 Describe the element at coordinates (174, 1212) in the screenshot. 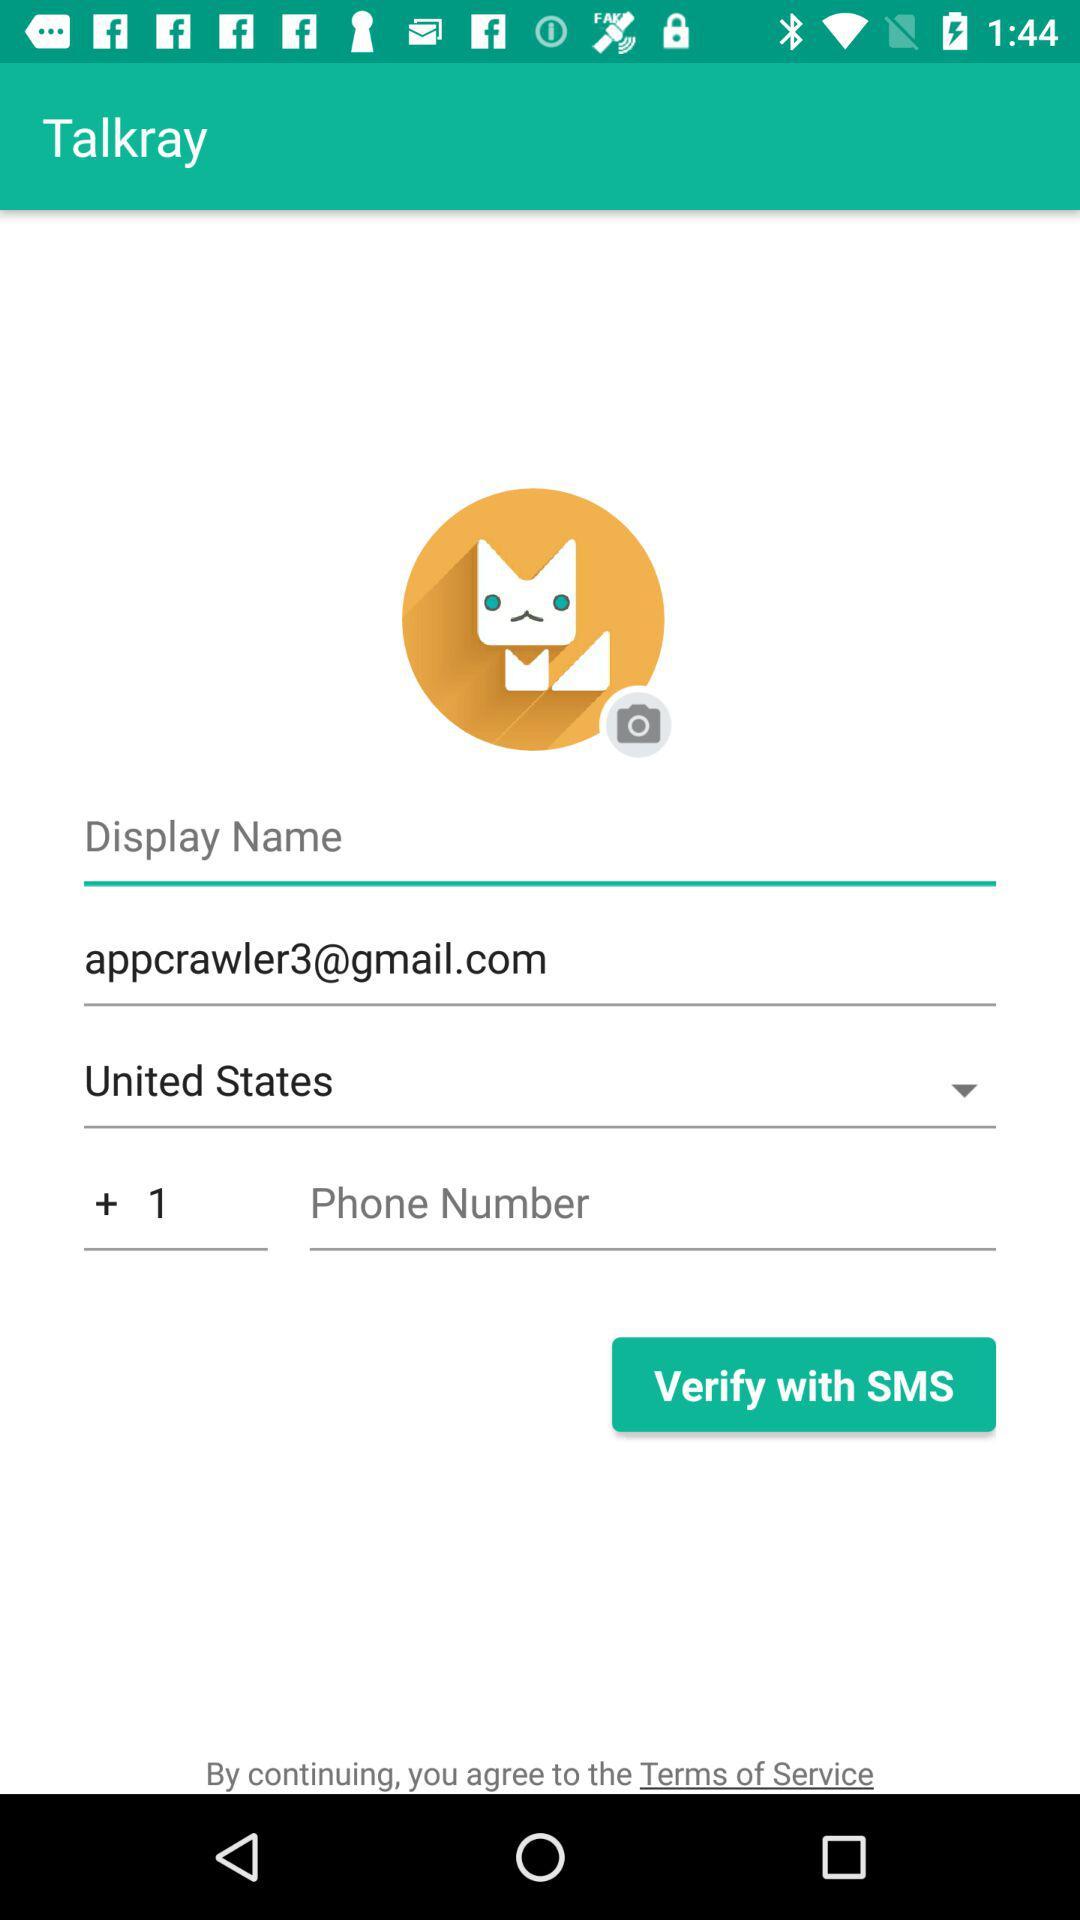

I see `the 1 icon` at that location.